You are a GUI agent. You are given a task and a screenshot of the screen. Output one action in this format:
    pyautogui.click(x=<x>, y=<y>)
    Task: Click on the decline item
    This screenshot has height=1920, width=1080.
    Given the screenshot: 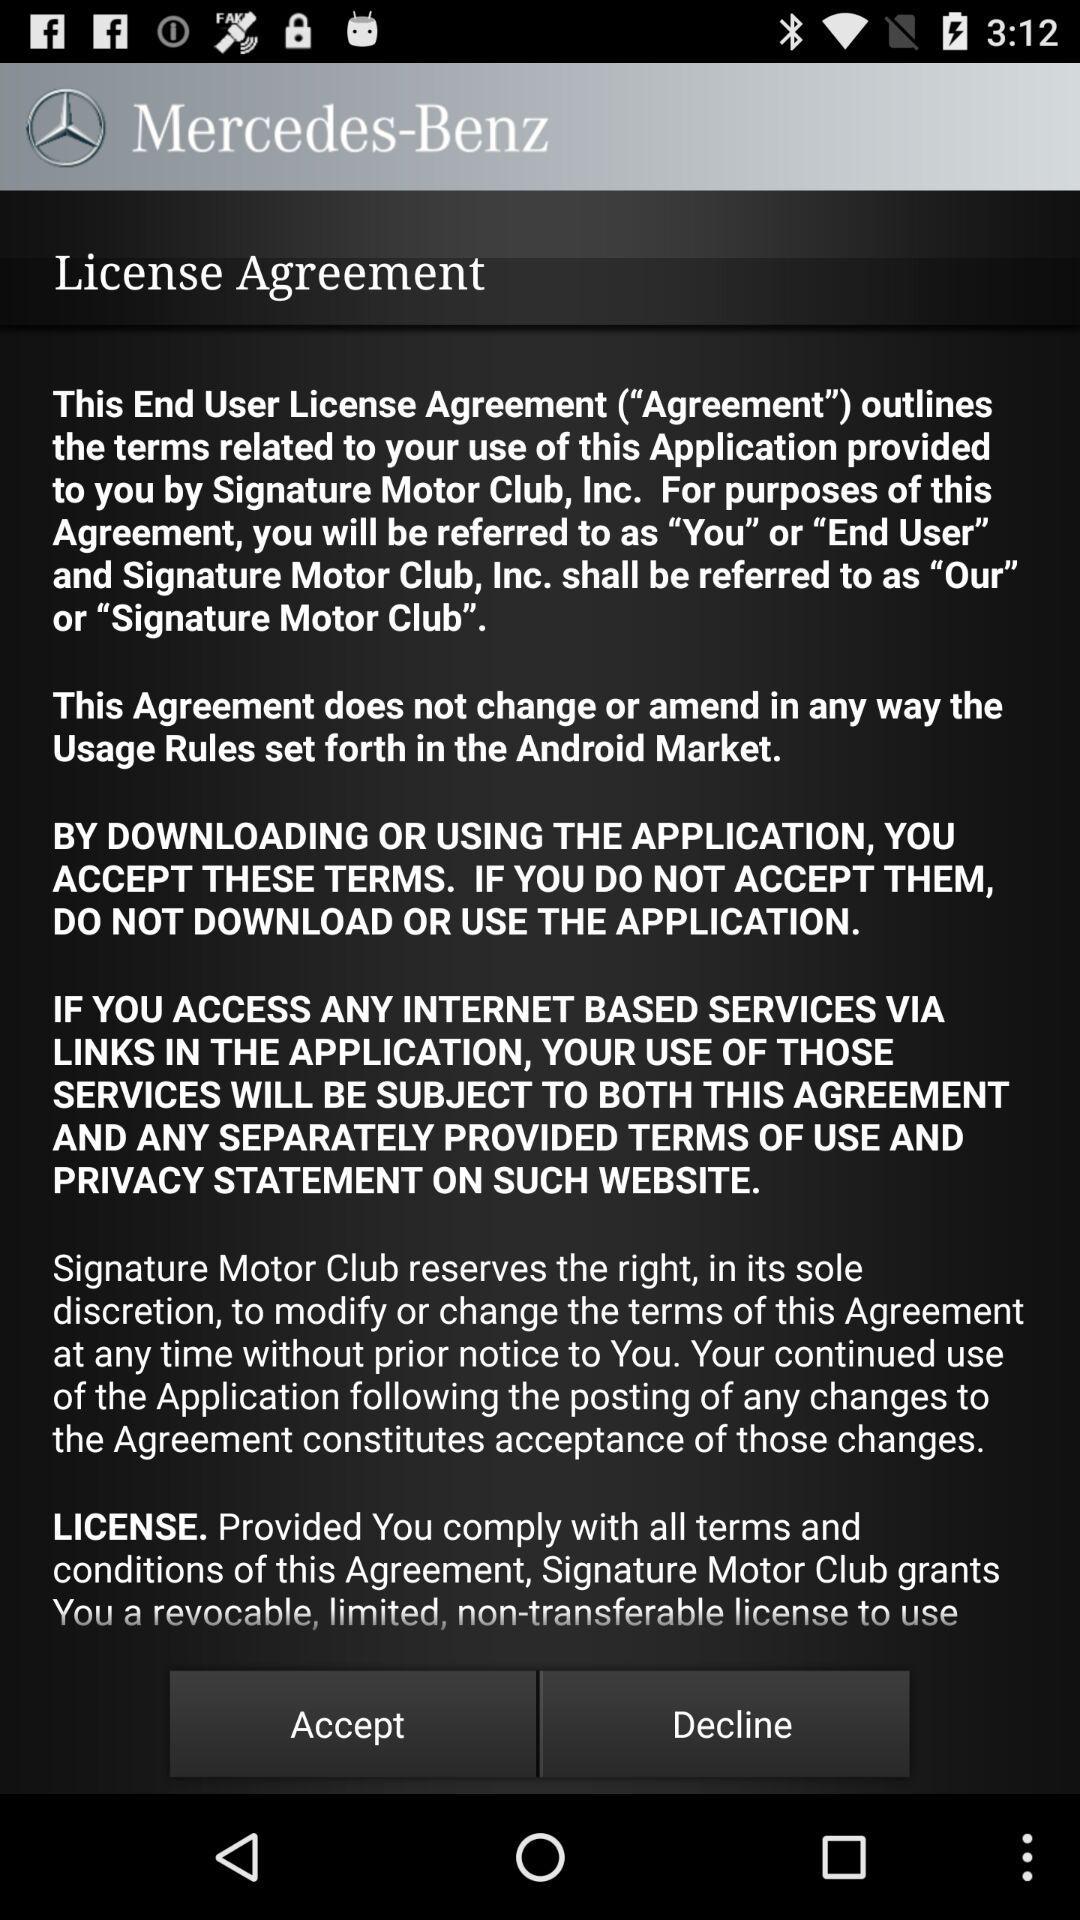 What is the action you would take?
    pyautogui.click(x=732, y=1722)
    